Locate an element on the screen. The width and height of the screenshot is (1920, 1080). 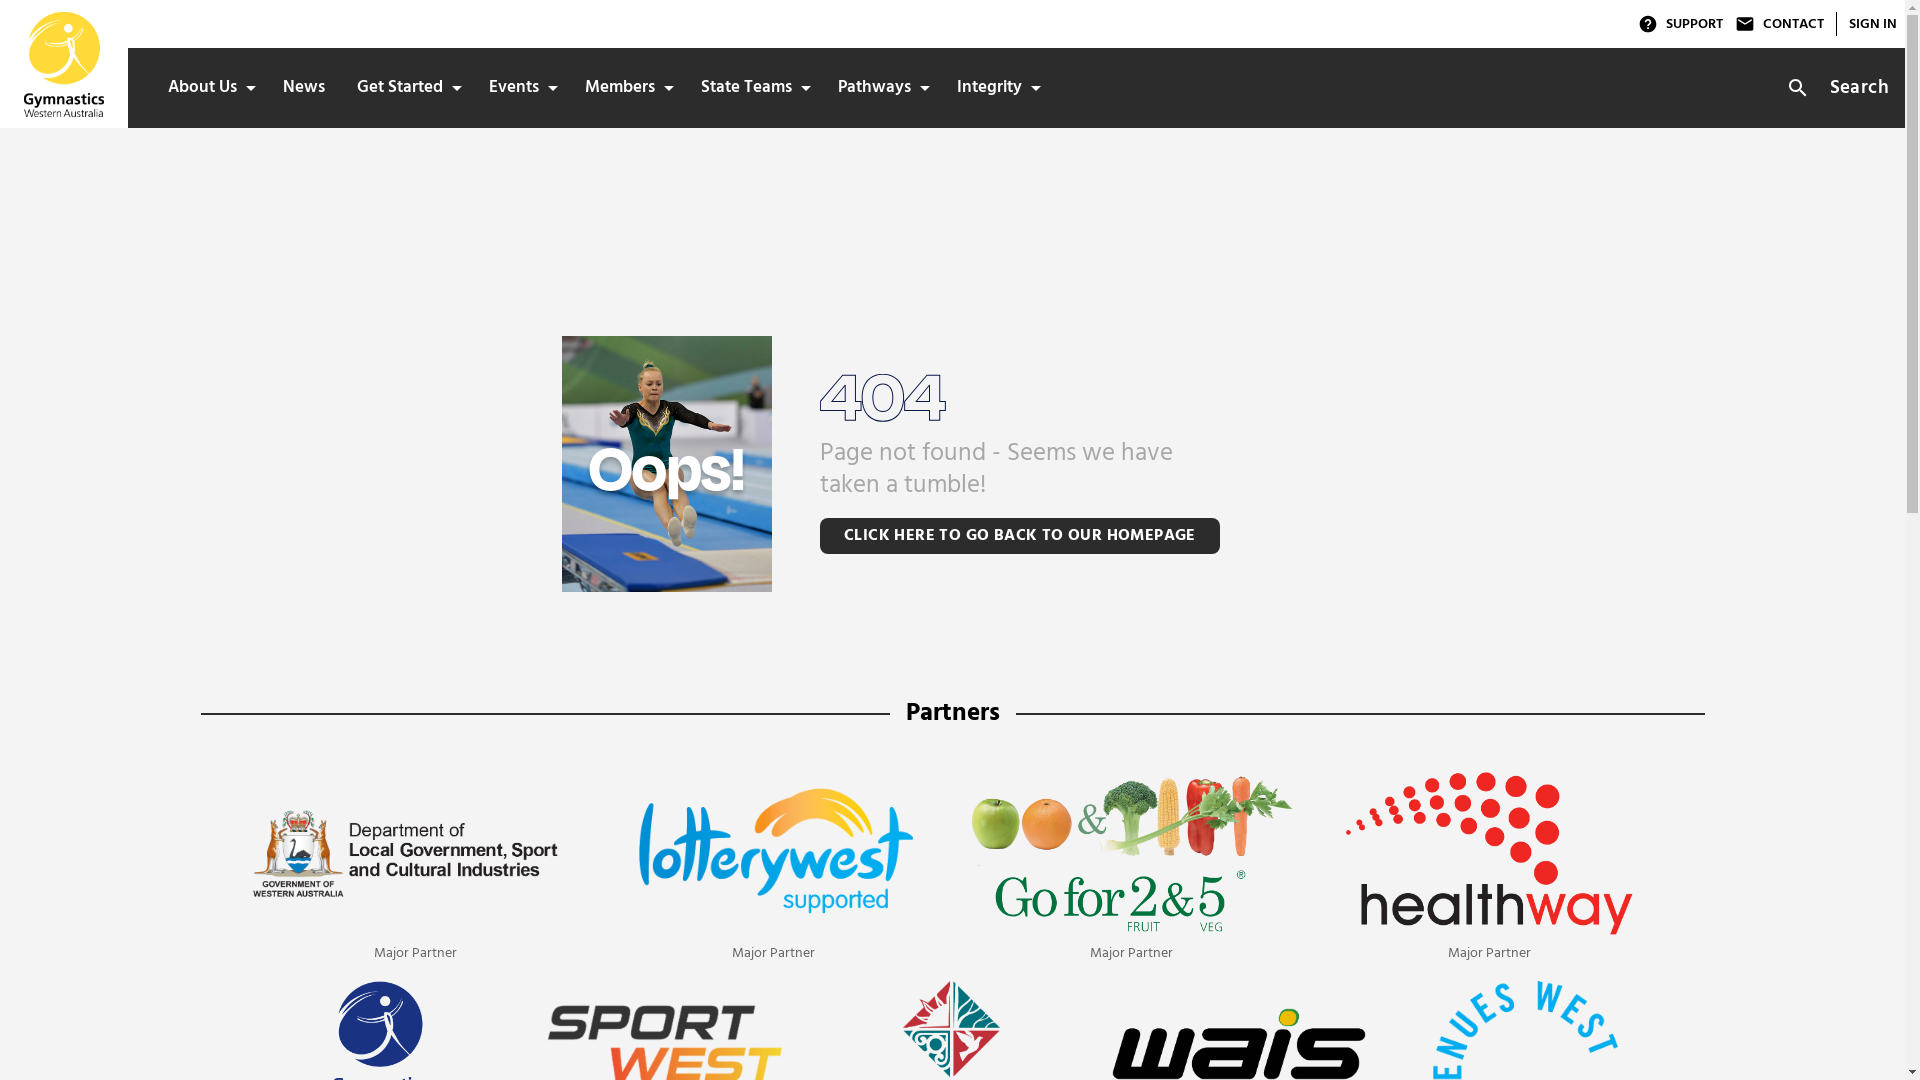
'Integrity' is located at coordinates (939, 87).